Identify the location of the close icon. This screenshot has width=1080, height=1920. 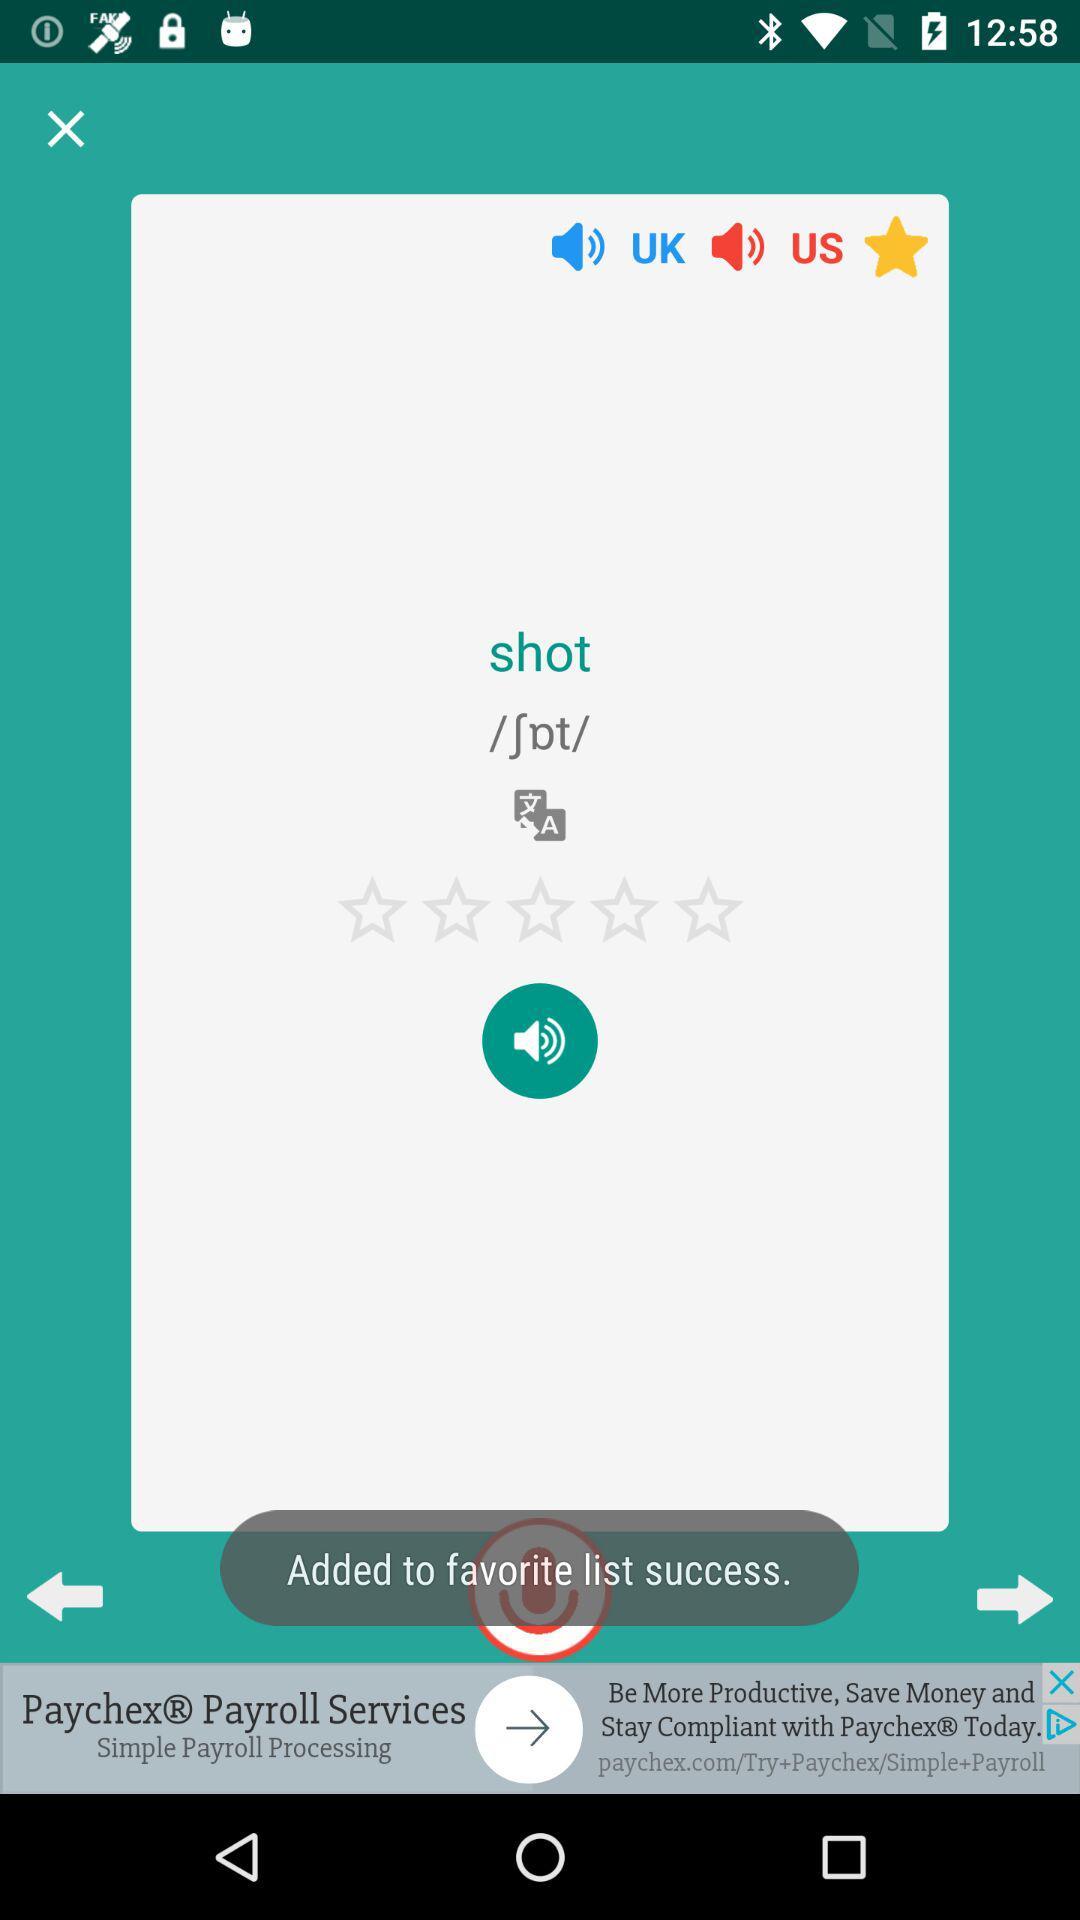
(64, 128).